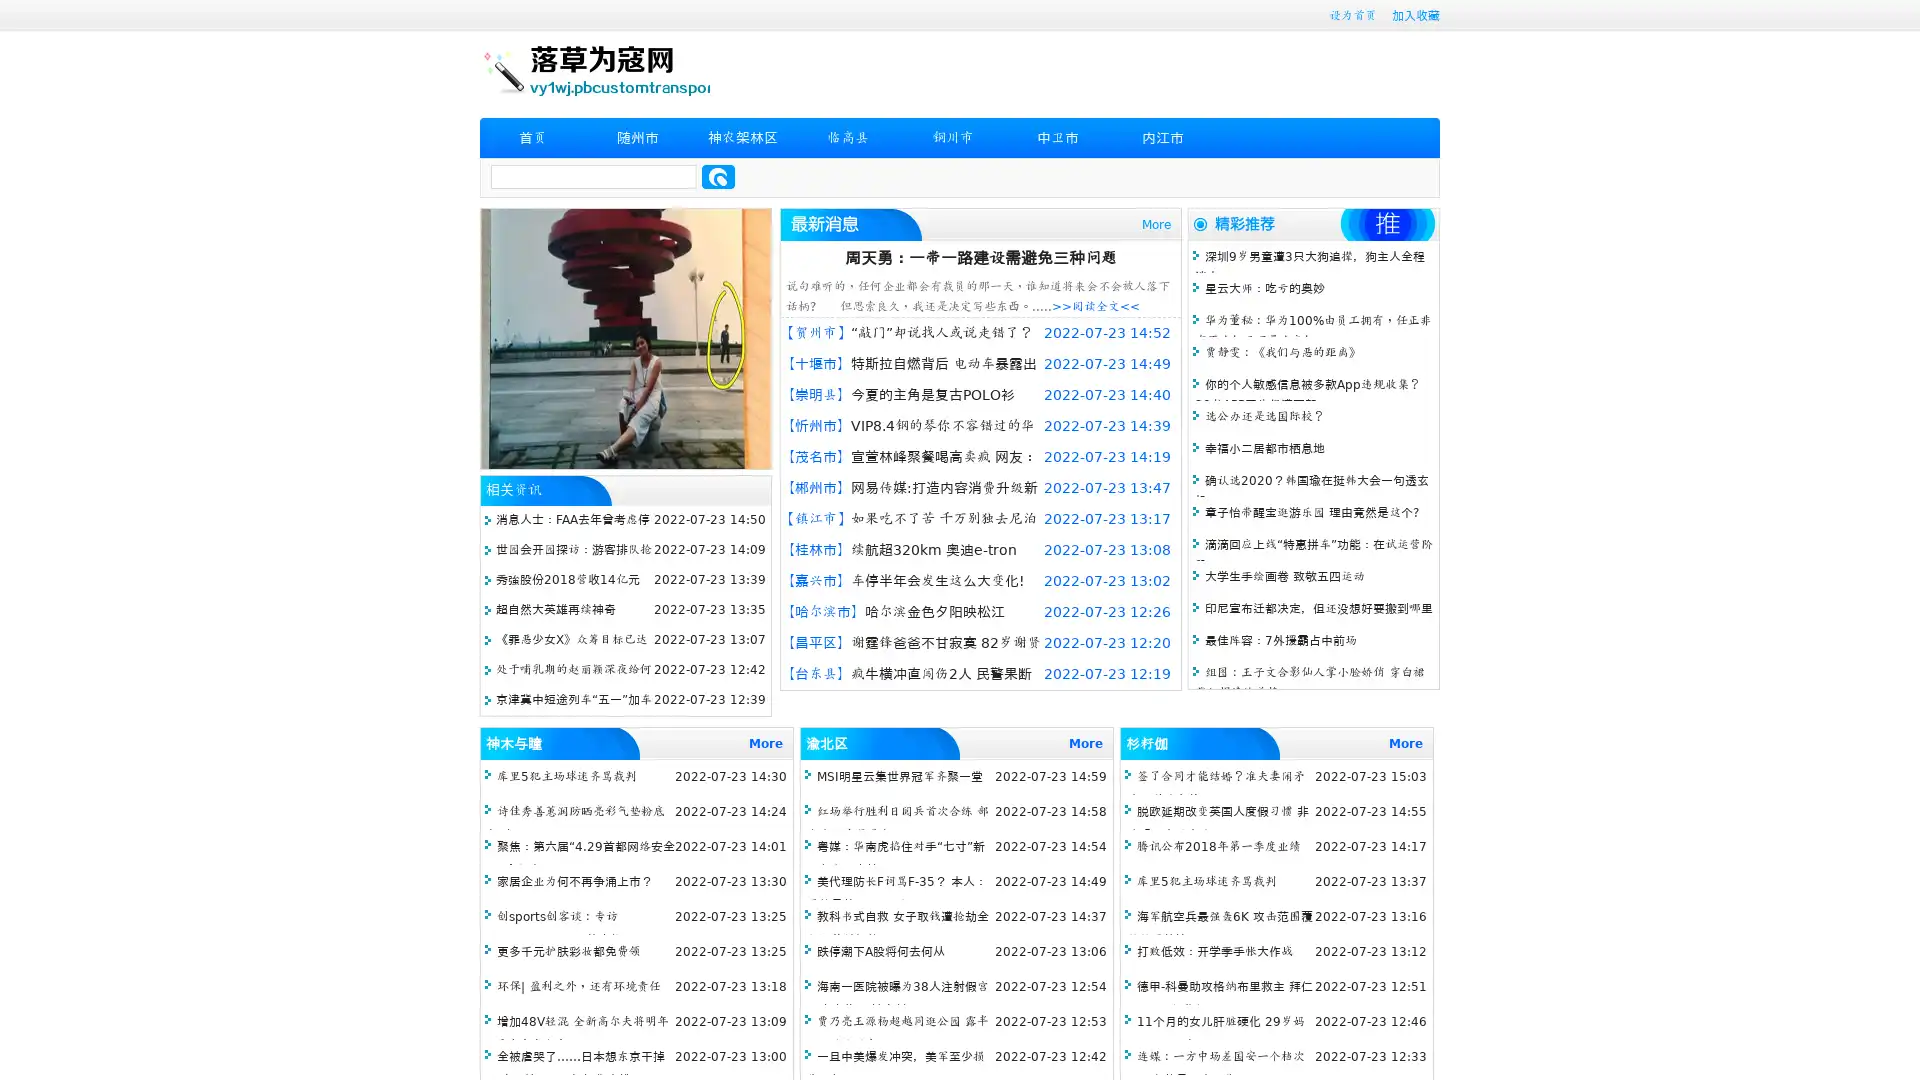 Image resolution: width=1920 pixels, height=1080 pixels. I want to click on Search, so click(718, 176).